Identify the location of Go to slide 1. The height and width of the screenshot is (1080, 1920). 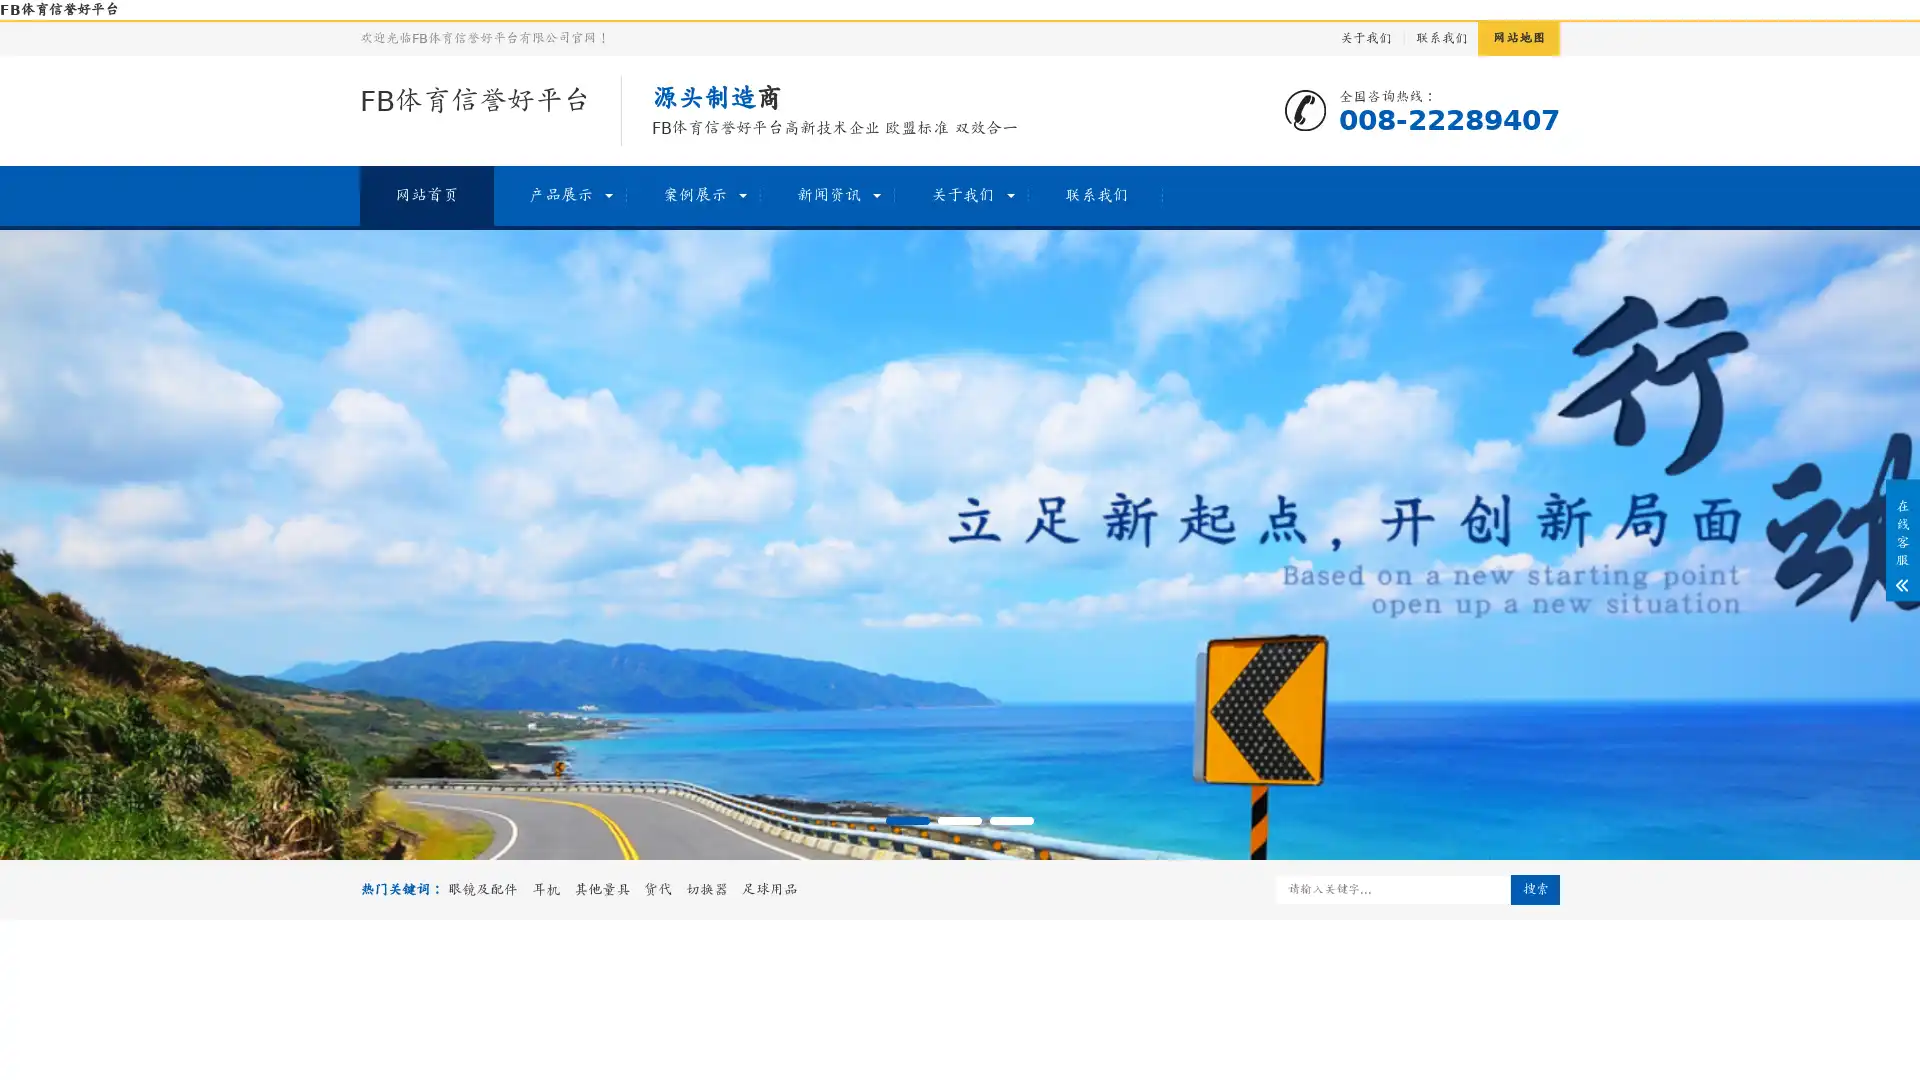
(906, 821).